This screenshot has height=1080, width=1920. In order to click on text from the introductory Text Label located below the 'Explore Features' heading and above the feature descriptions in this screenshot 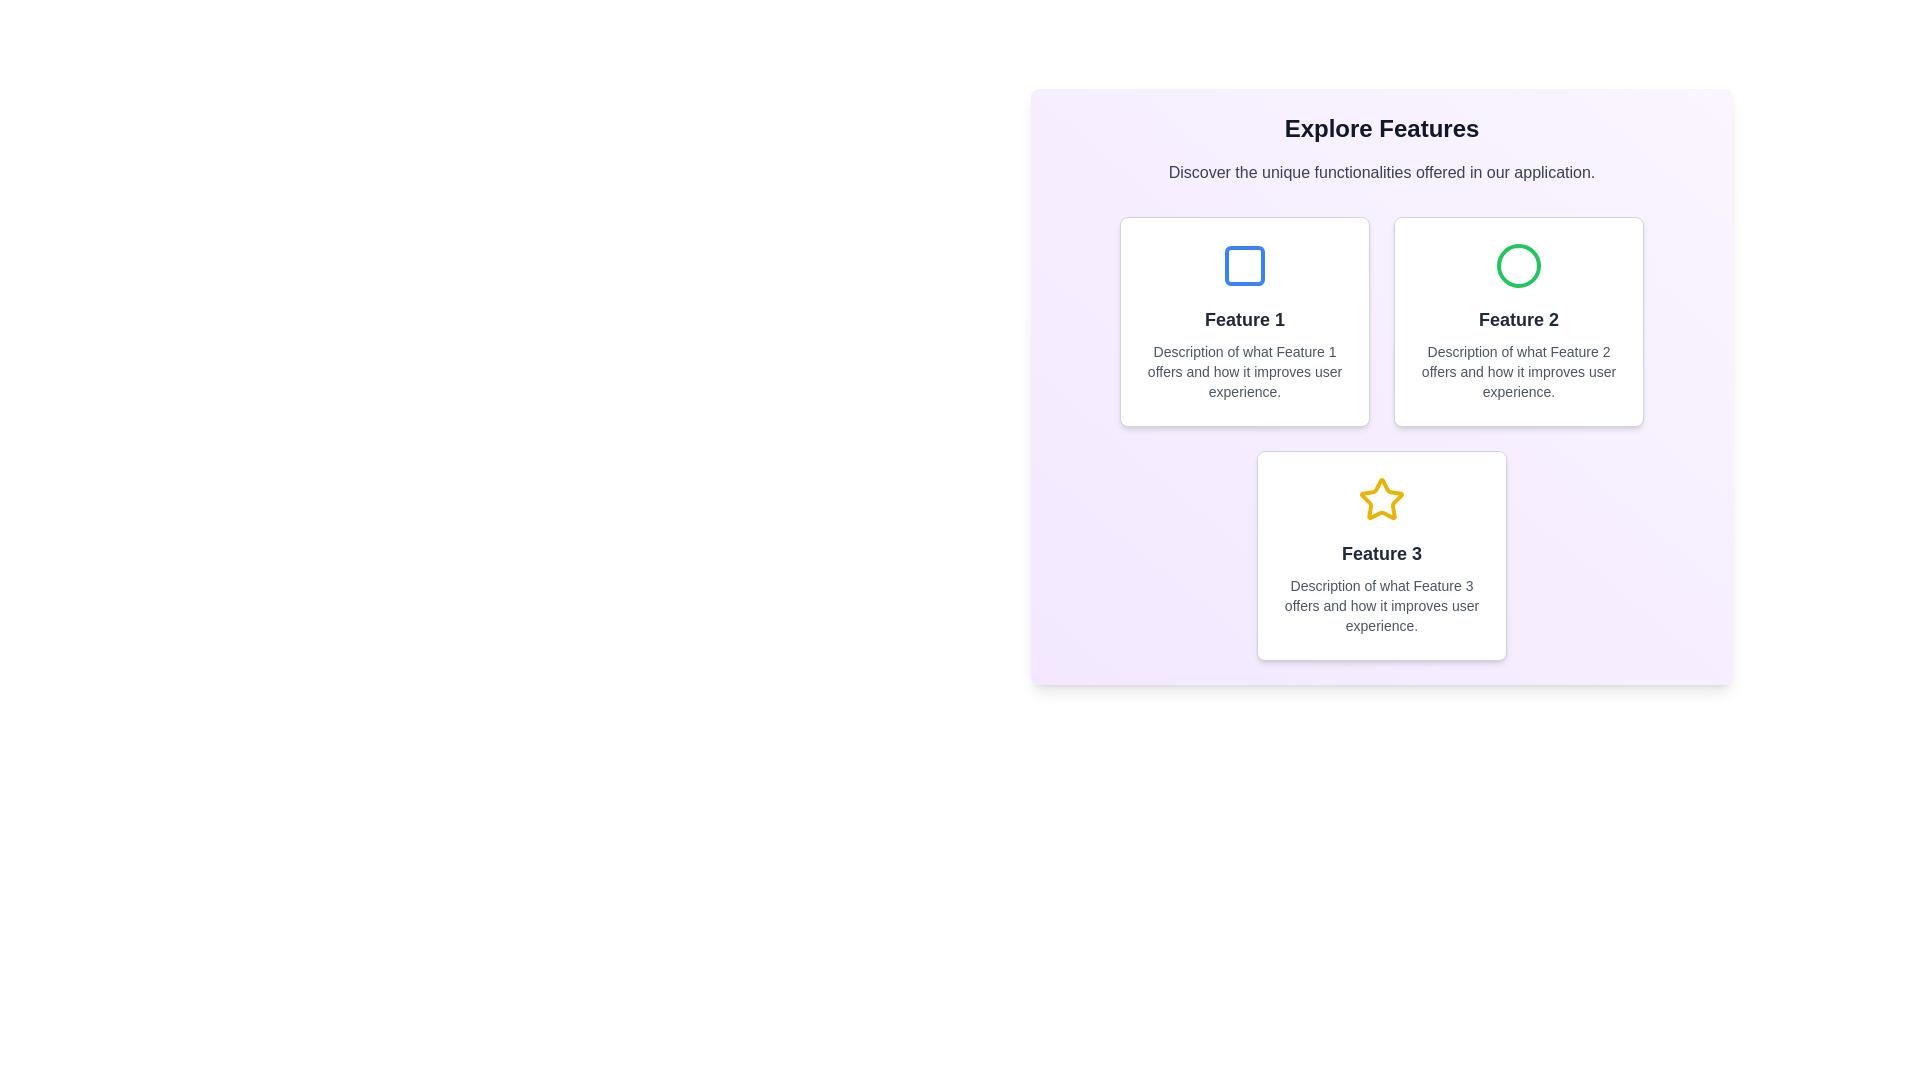, I will do `click(1381, 172)`.